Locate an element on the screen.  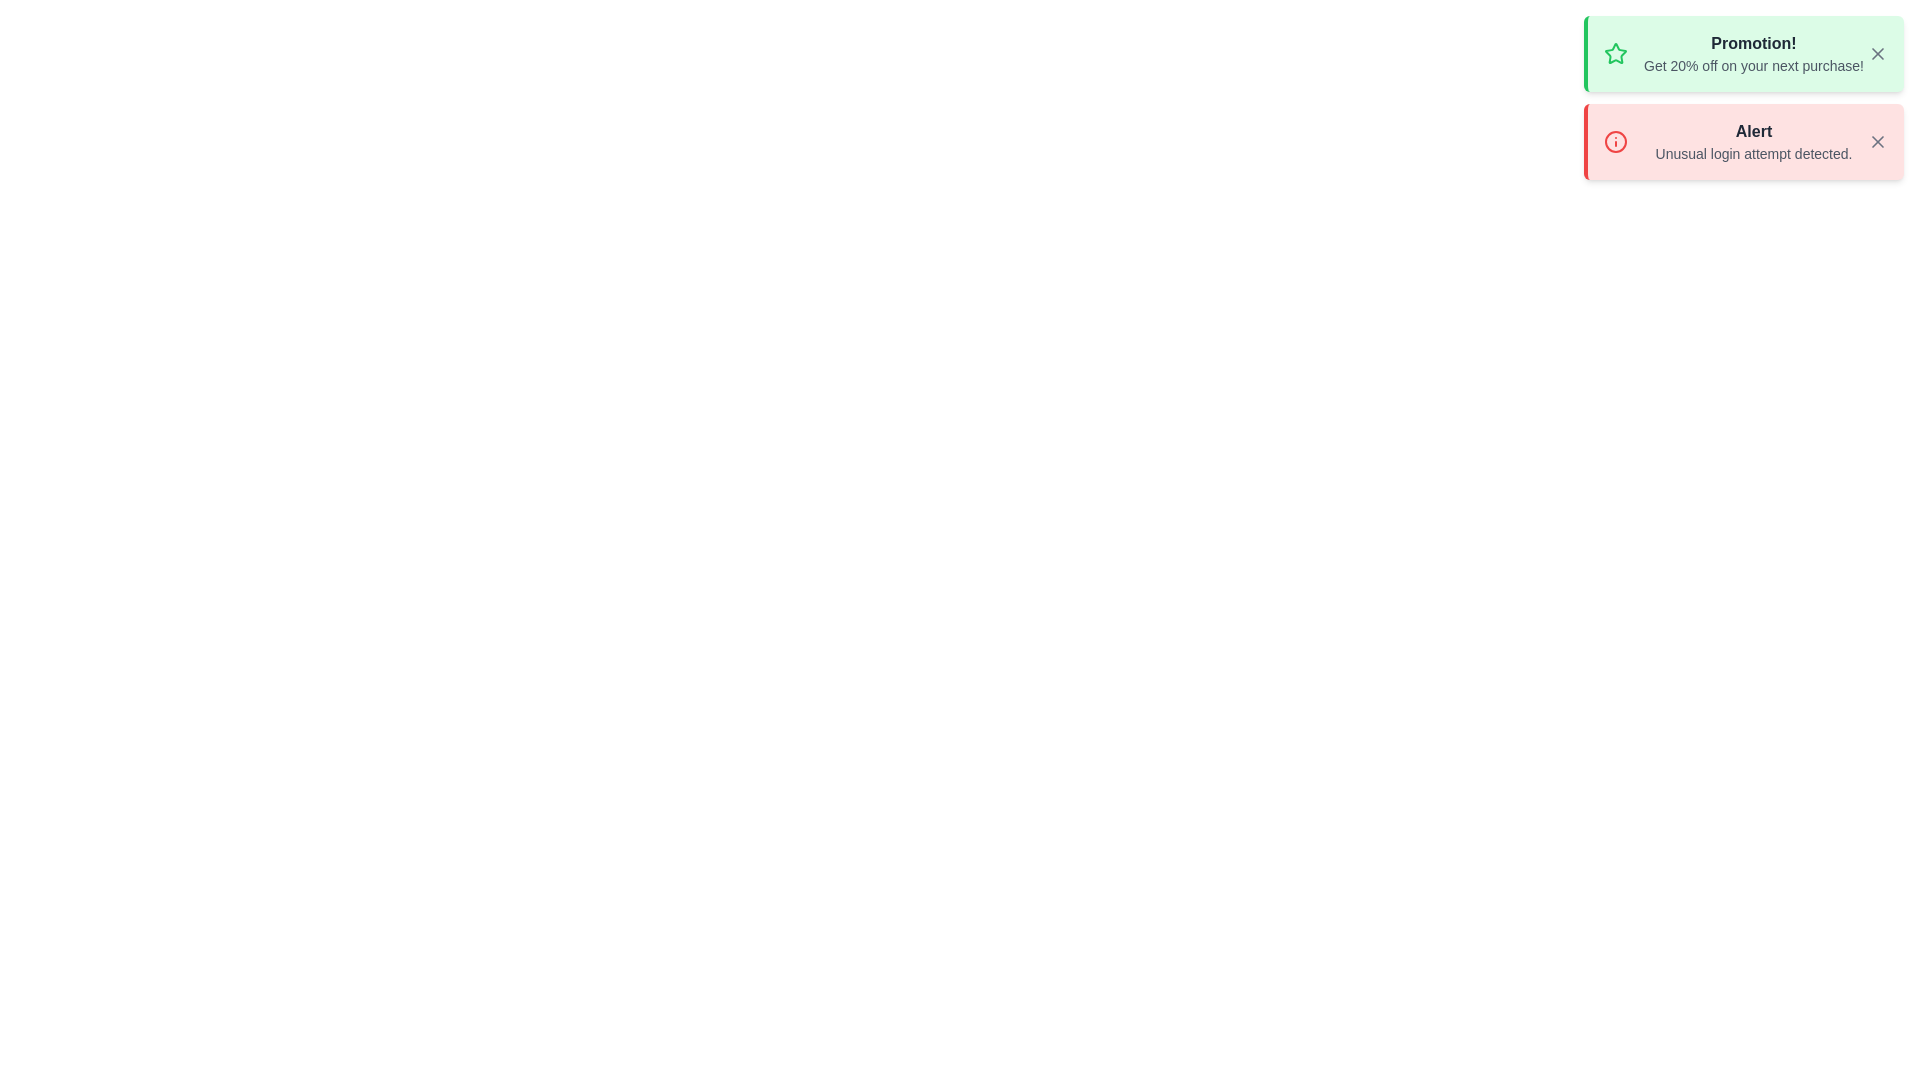
information related to the alert notification represented by the SVG Circle Element located in the upper-right corner of the interface is located at coordinates (1616, 141).